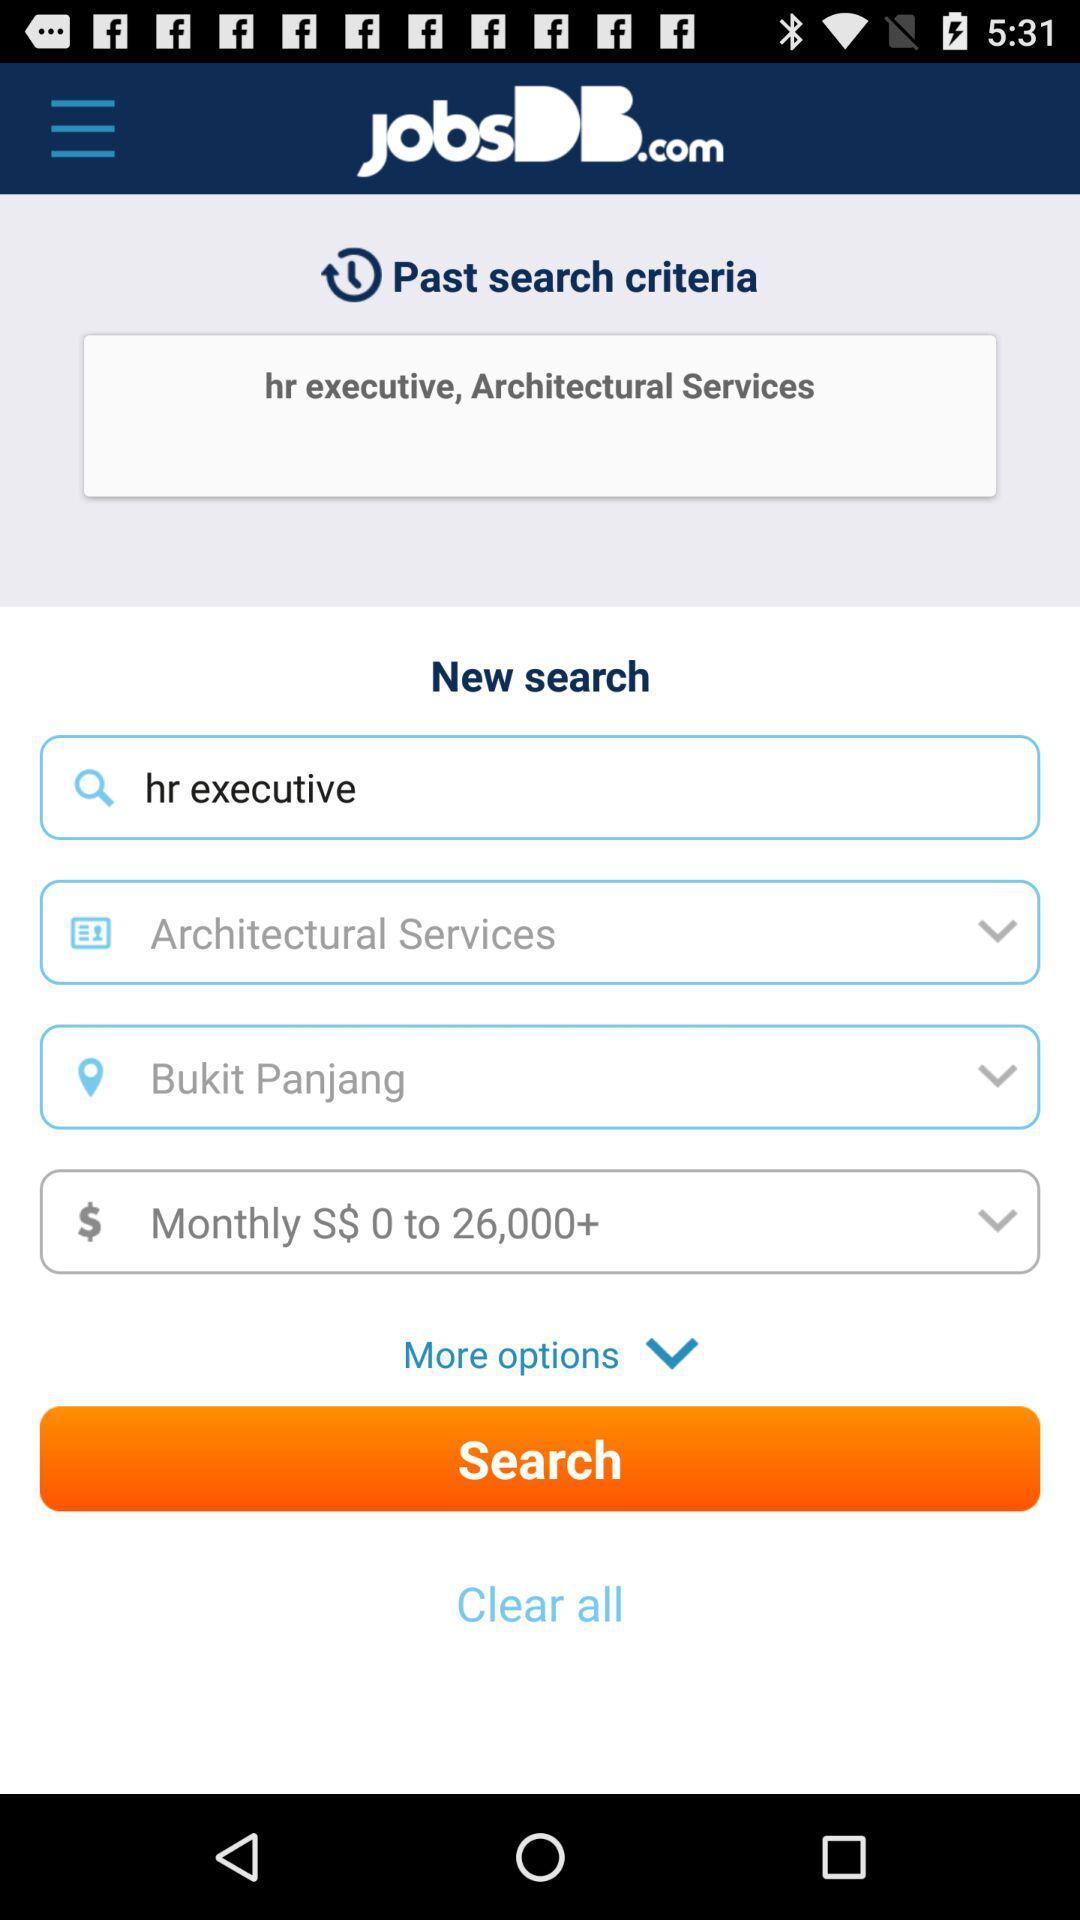 This screenshot has width=1080, height=1920. Describe the element at coordinates (71, 137) in the screenshot. I see `the menu icon` at that location.